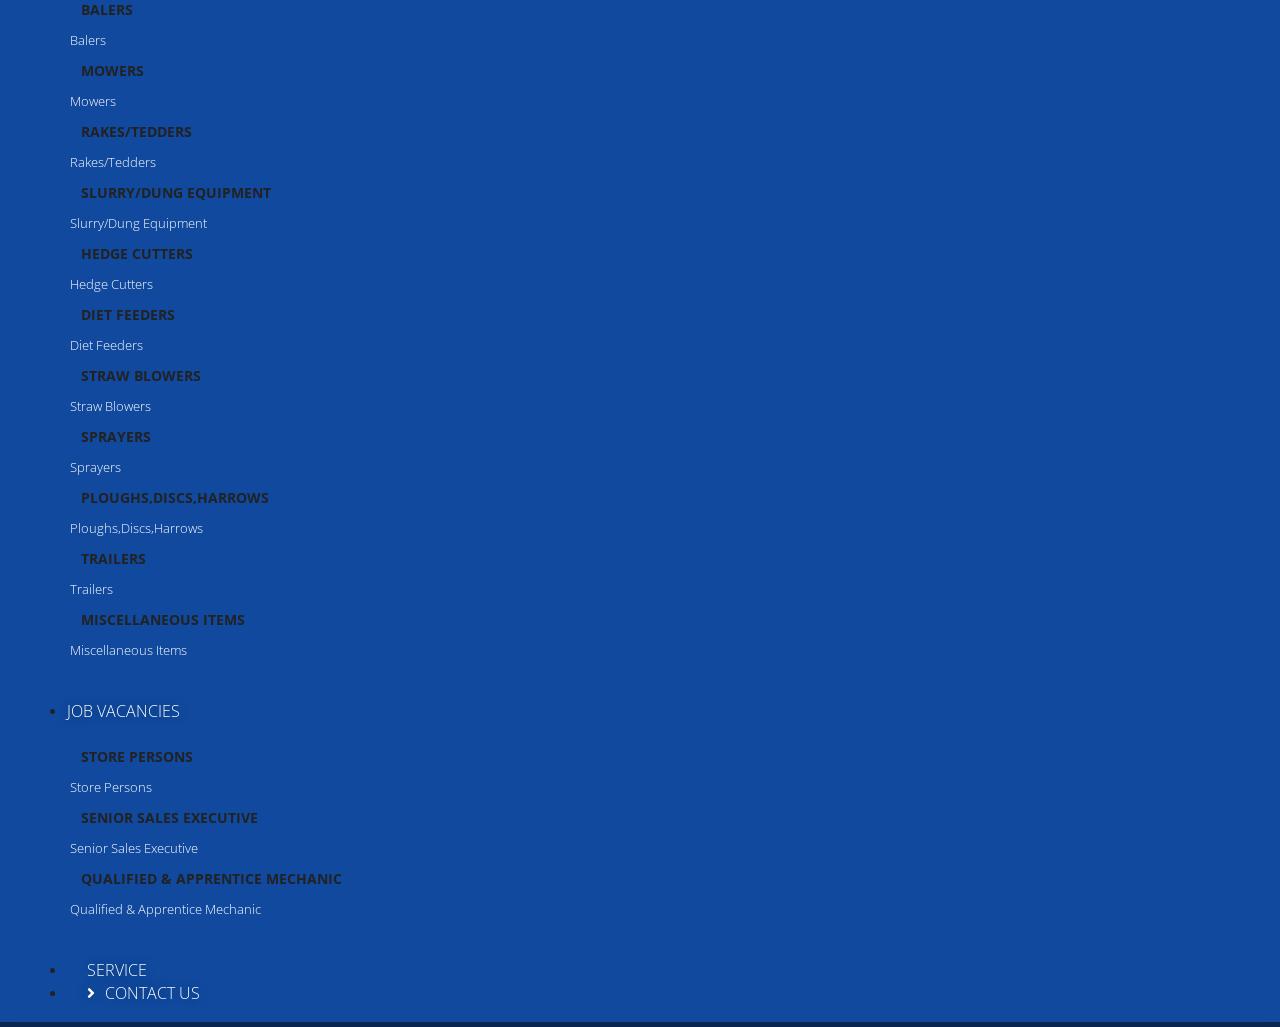 Image resolution: width=1280 pixels, height=1027 pixels. I want to click on 'powered by', so click(29, 996).